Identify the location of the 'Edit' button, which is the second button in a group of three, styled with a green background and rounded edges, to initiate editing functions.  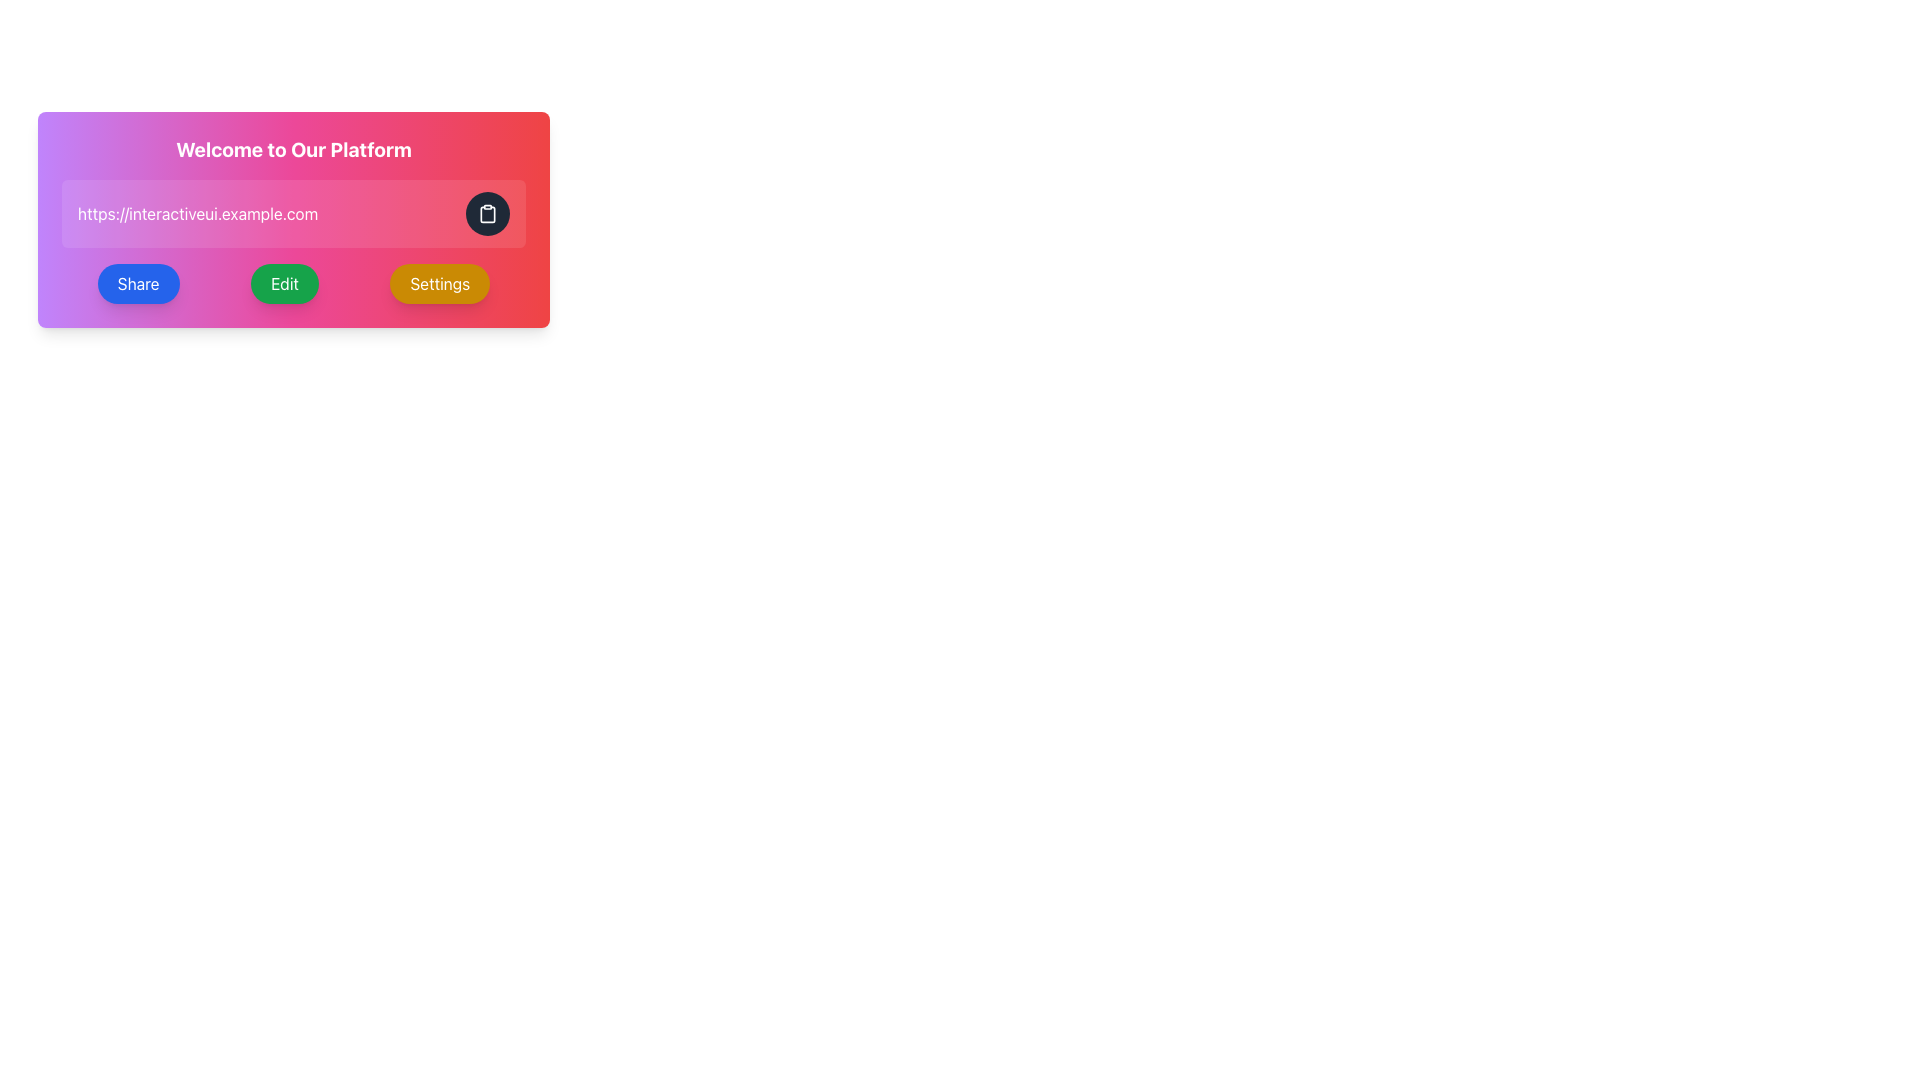
(292, 284).